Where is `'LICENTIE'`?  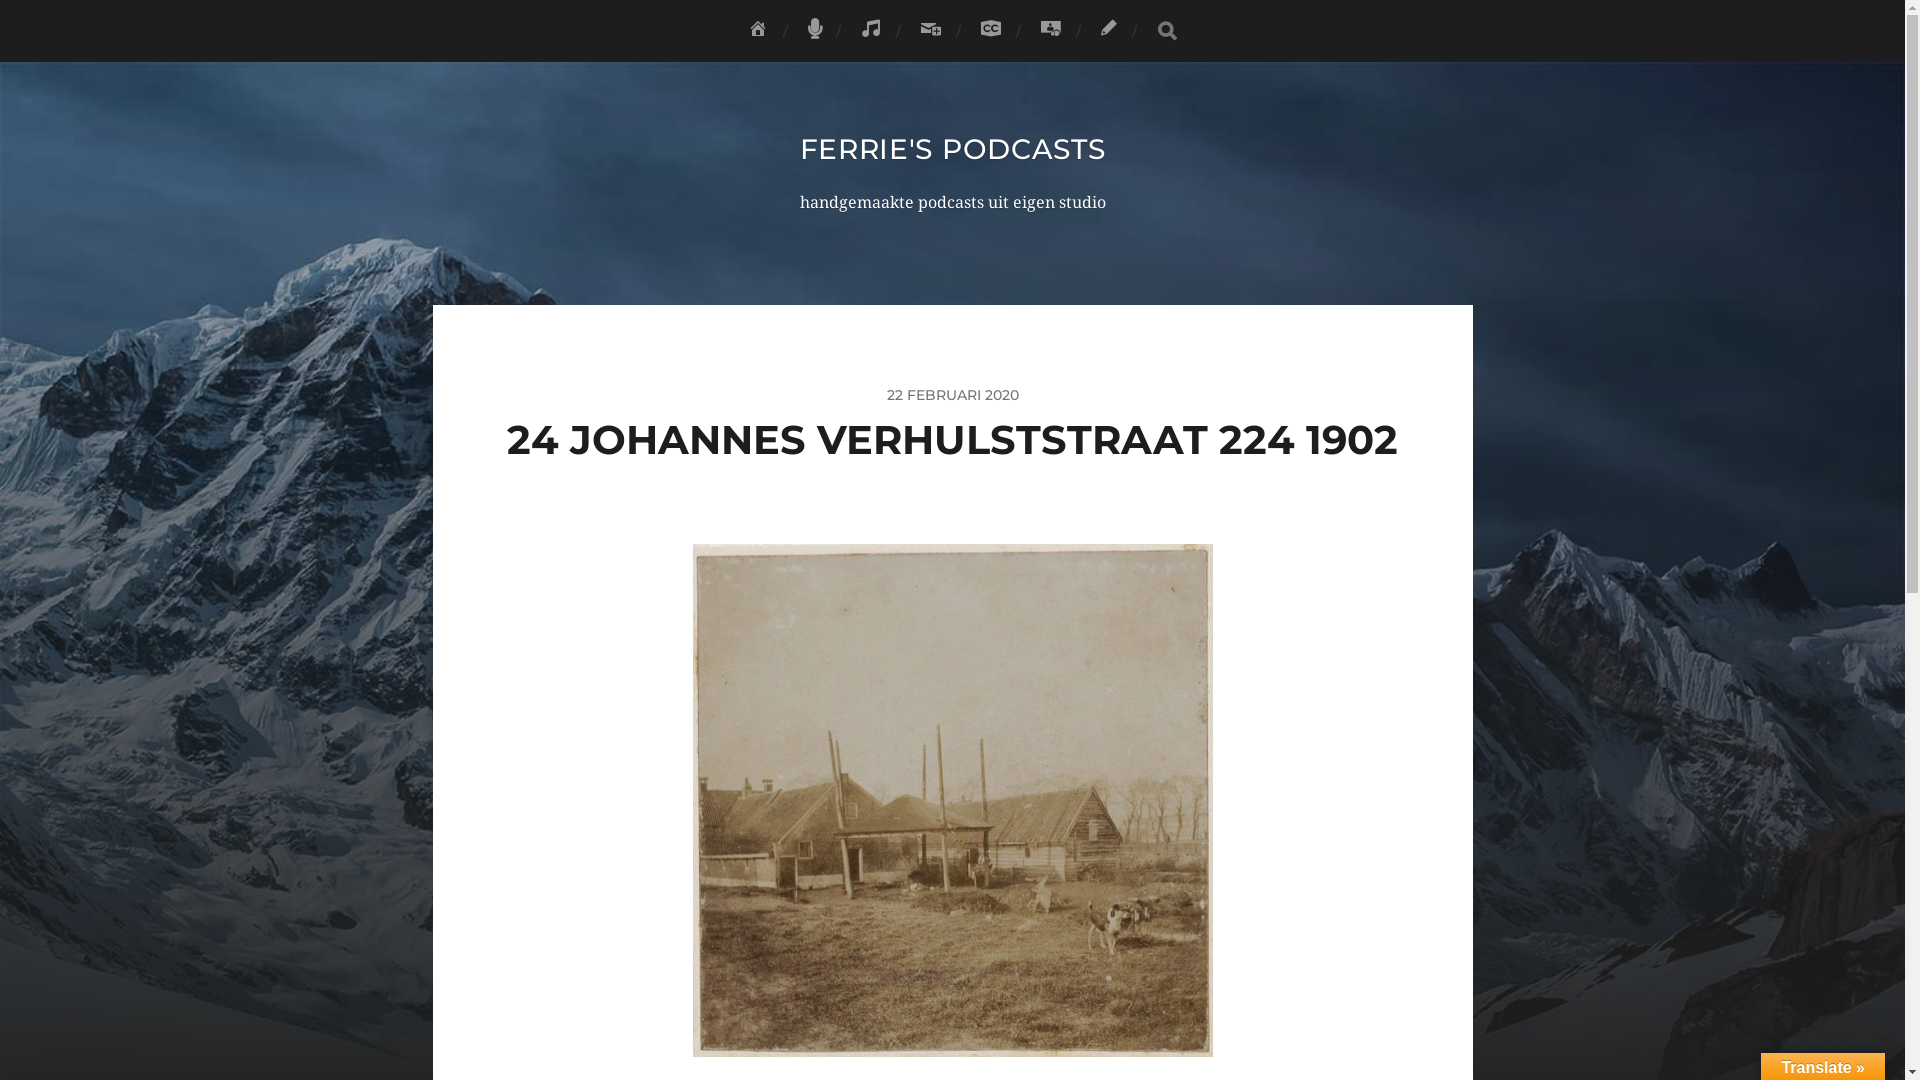 'LICENTIE' is located at coordinates (990, 30).